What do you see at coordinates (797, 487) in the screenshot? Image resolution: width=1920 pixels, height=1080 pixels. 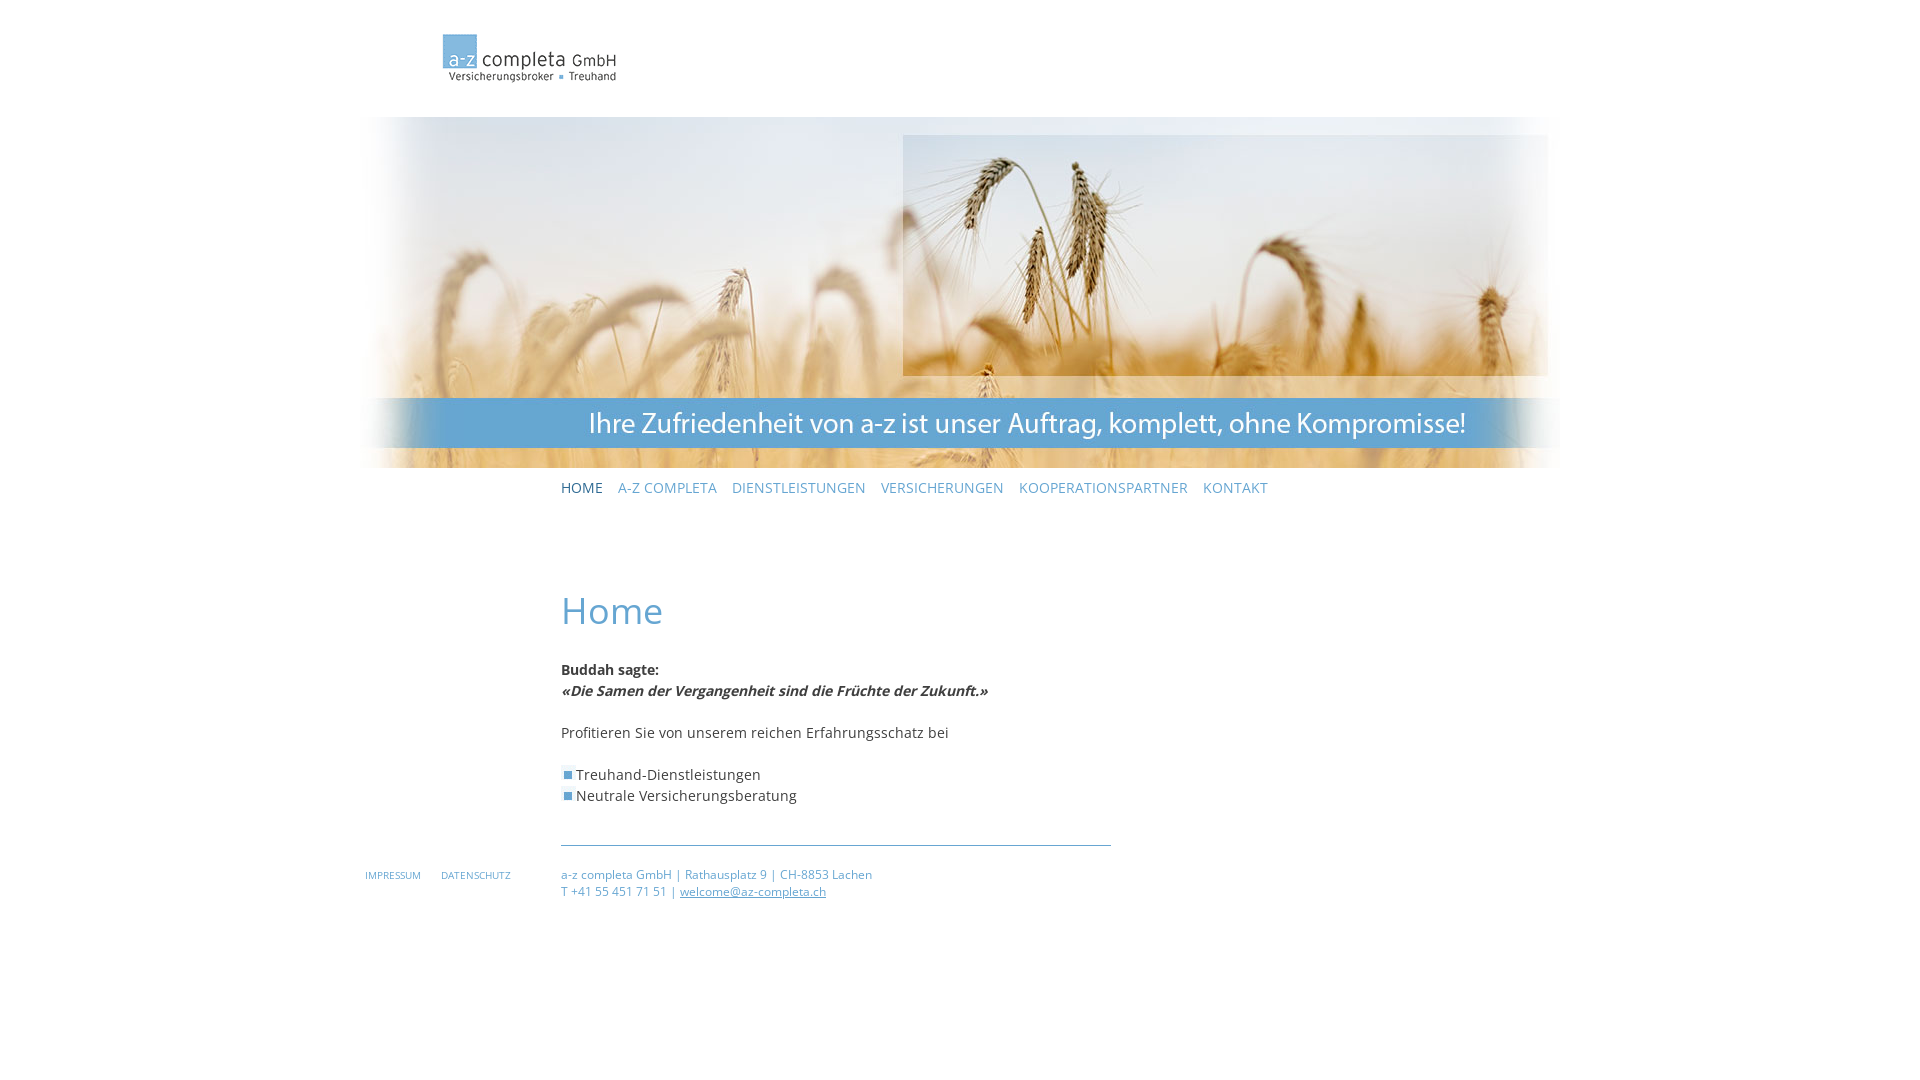 I see `'DIENSTLEISTUNGEN'` at bounding box center [797, 487].